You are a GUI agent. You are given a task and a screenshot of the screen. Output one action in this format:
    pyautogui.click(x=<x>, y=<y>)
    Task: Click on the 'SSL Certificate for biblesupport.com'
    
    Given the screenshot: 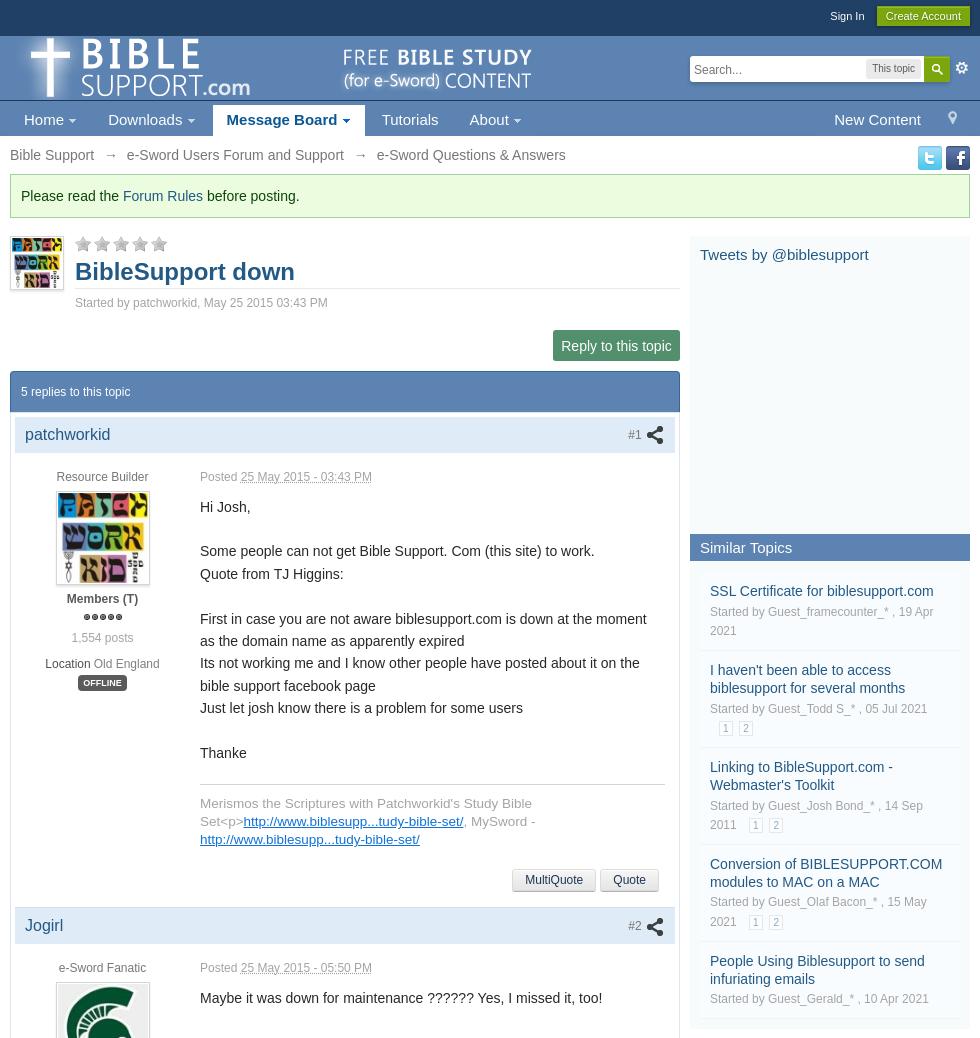 What is the action you would take?
    pyautogui.click(x=821, y=590)
    